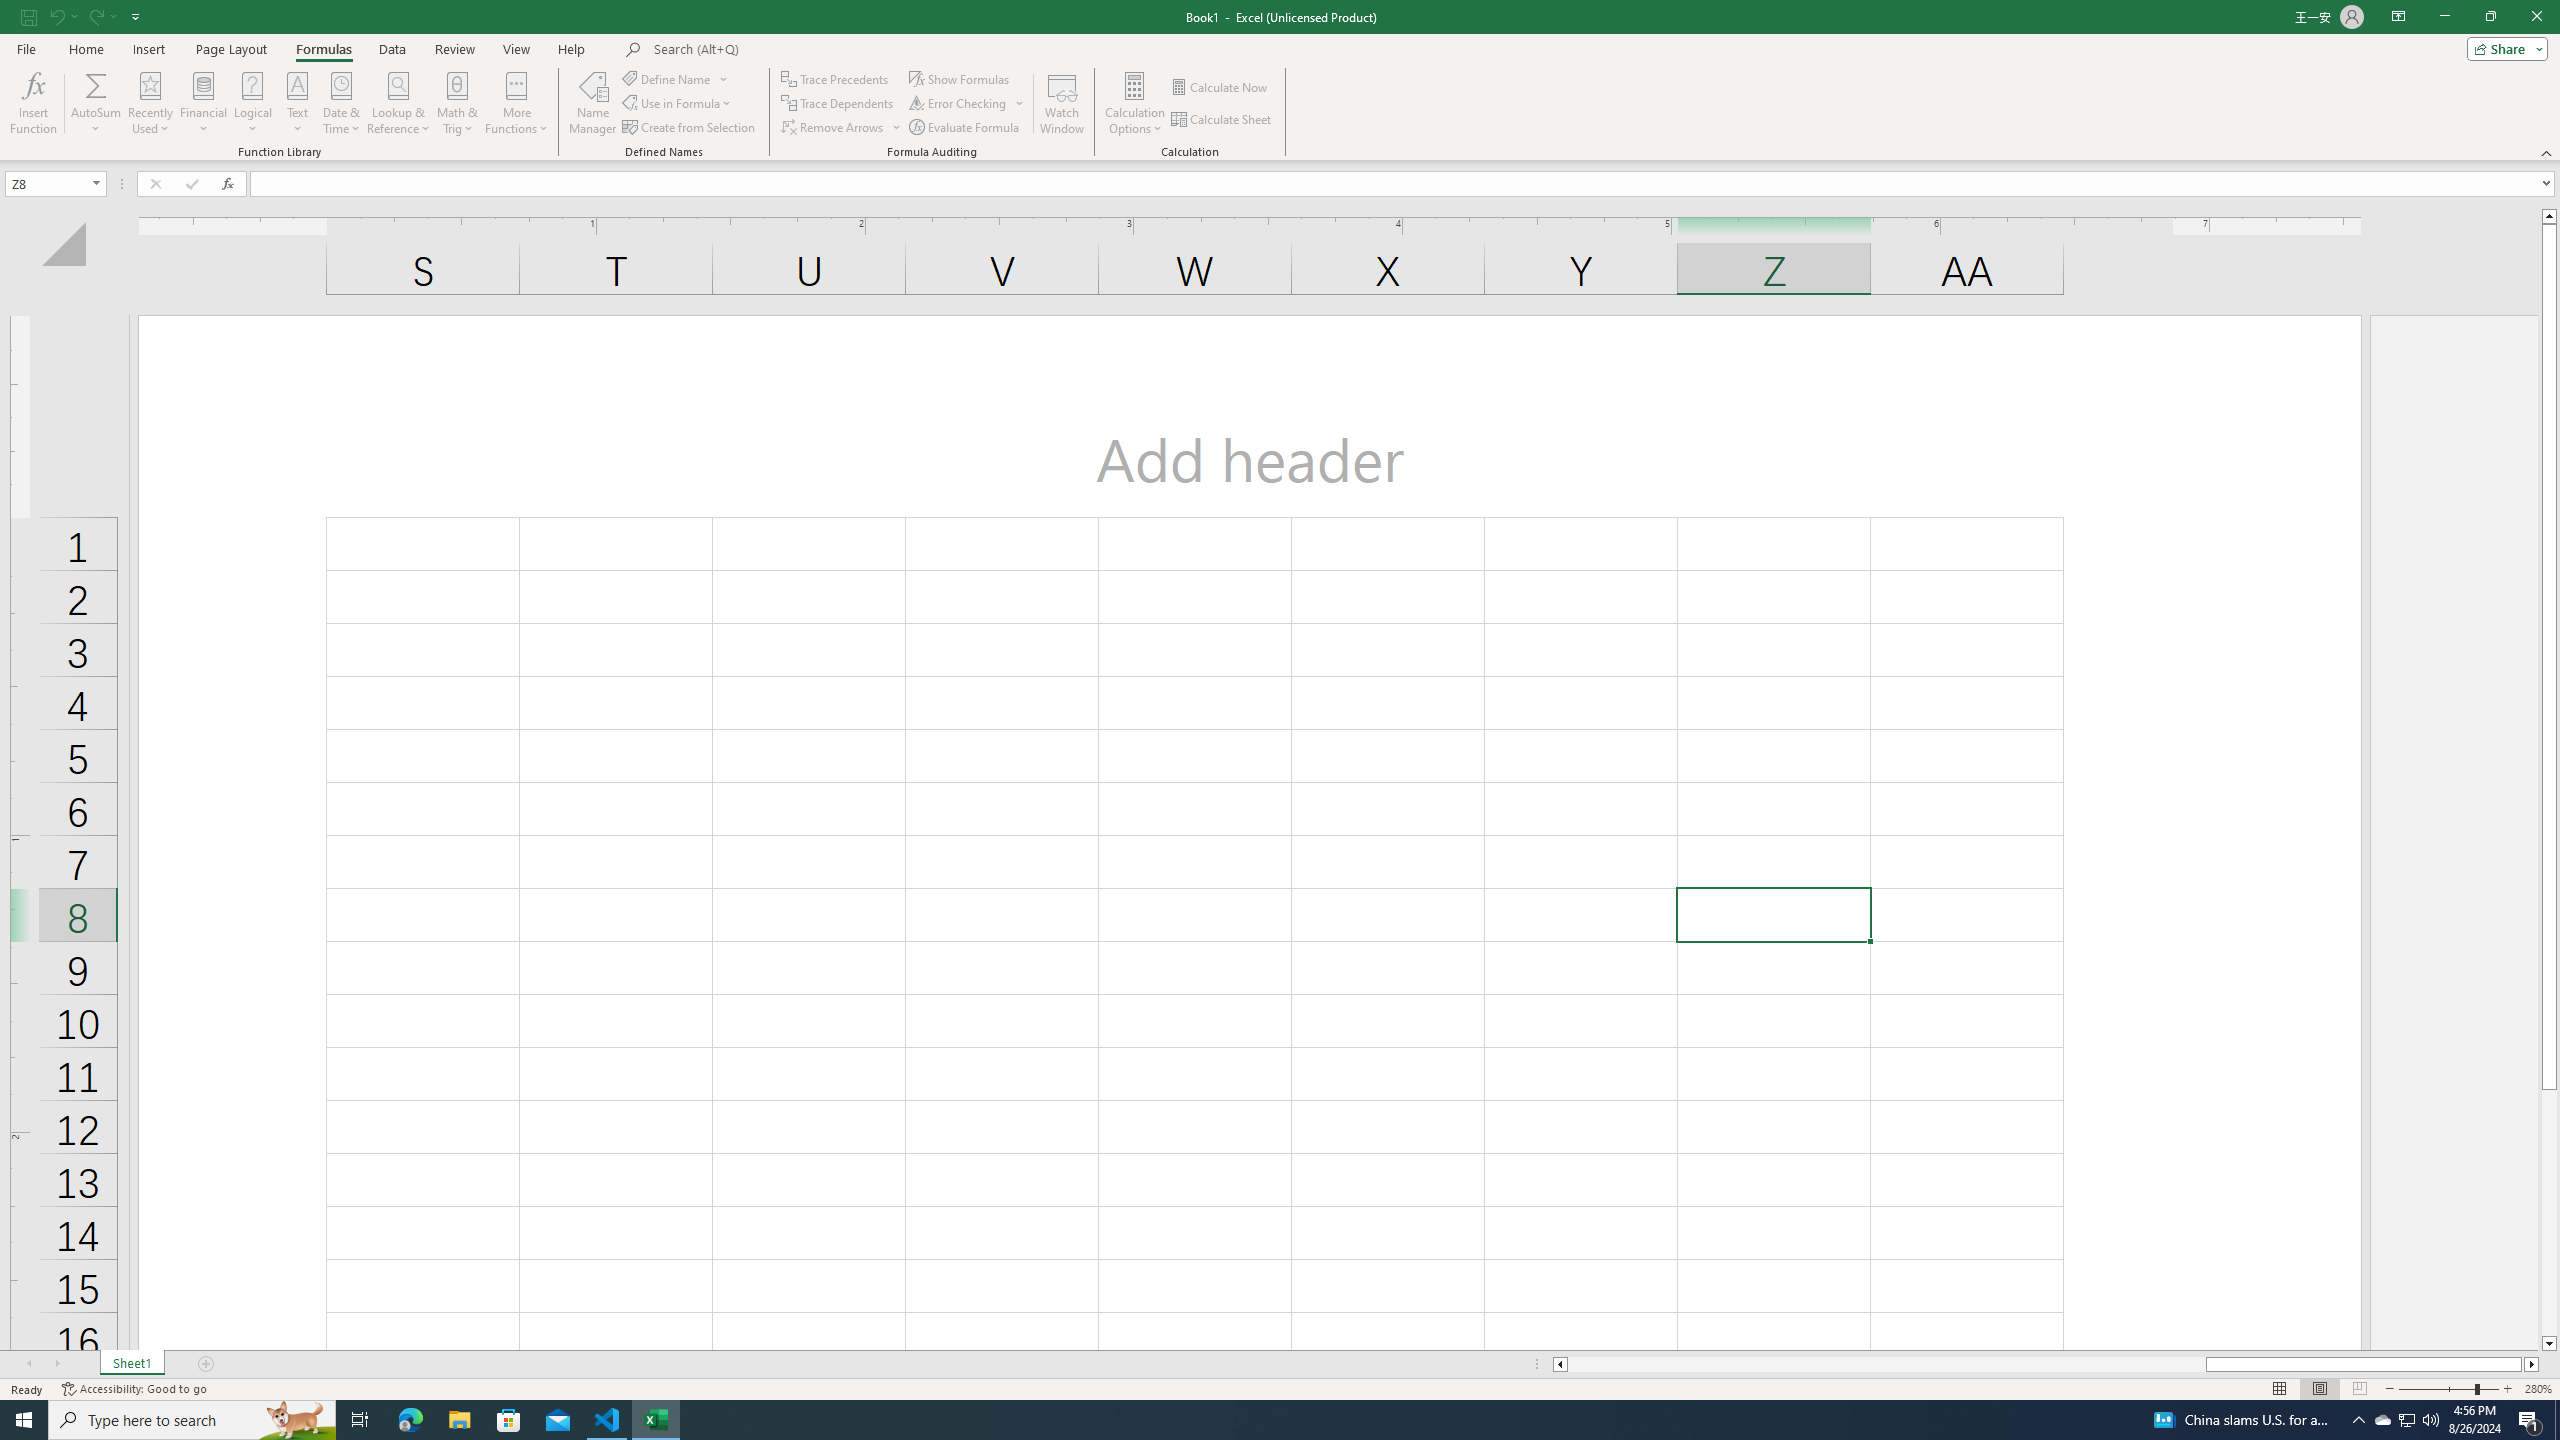 This screenshot has width=2560, height=1440. I want to click on 'Insert Function...', so click(32, 103).